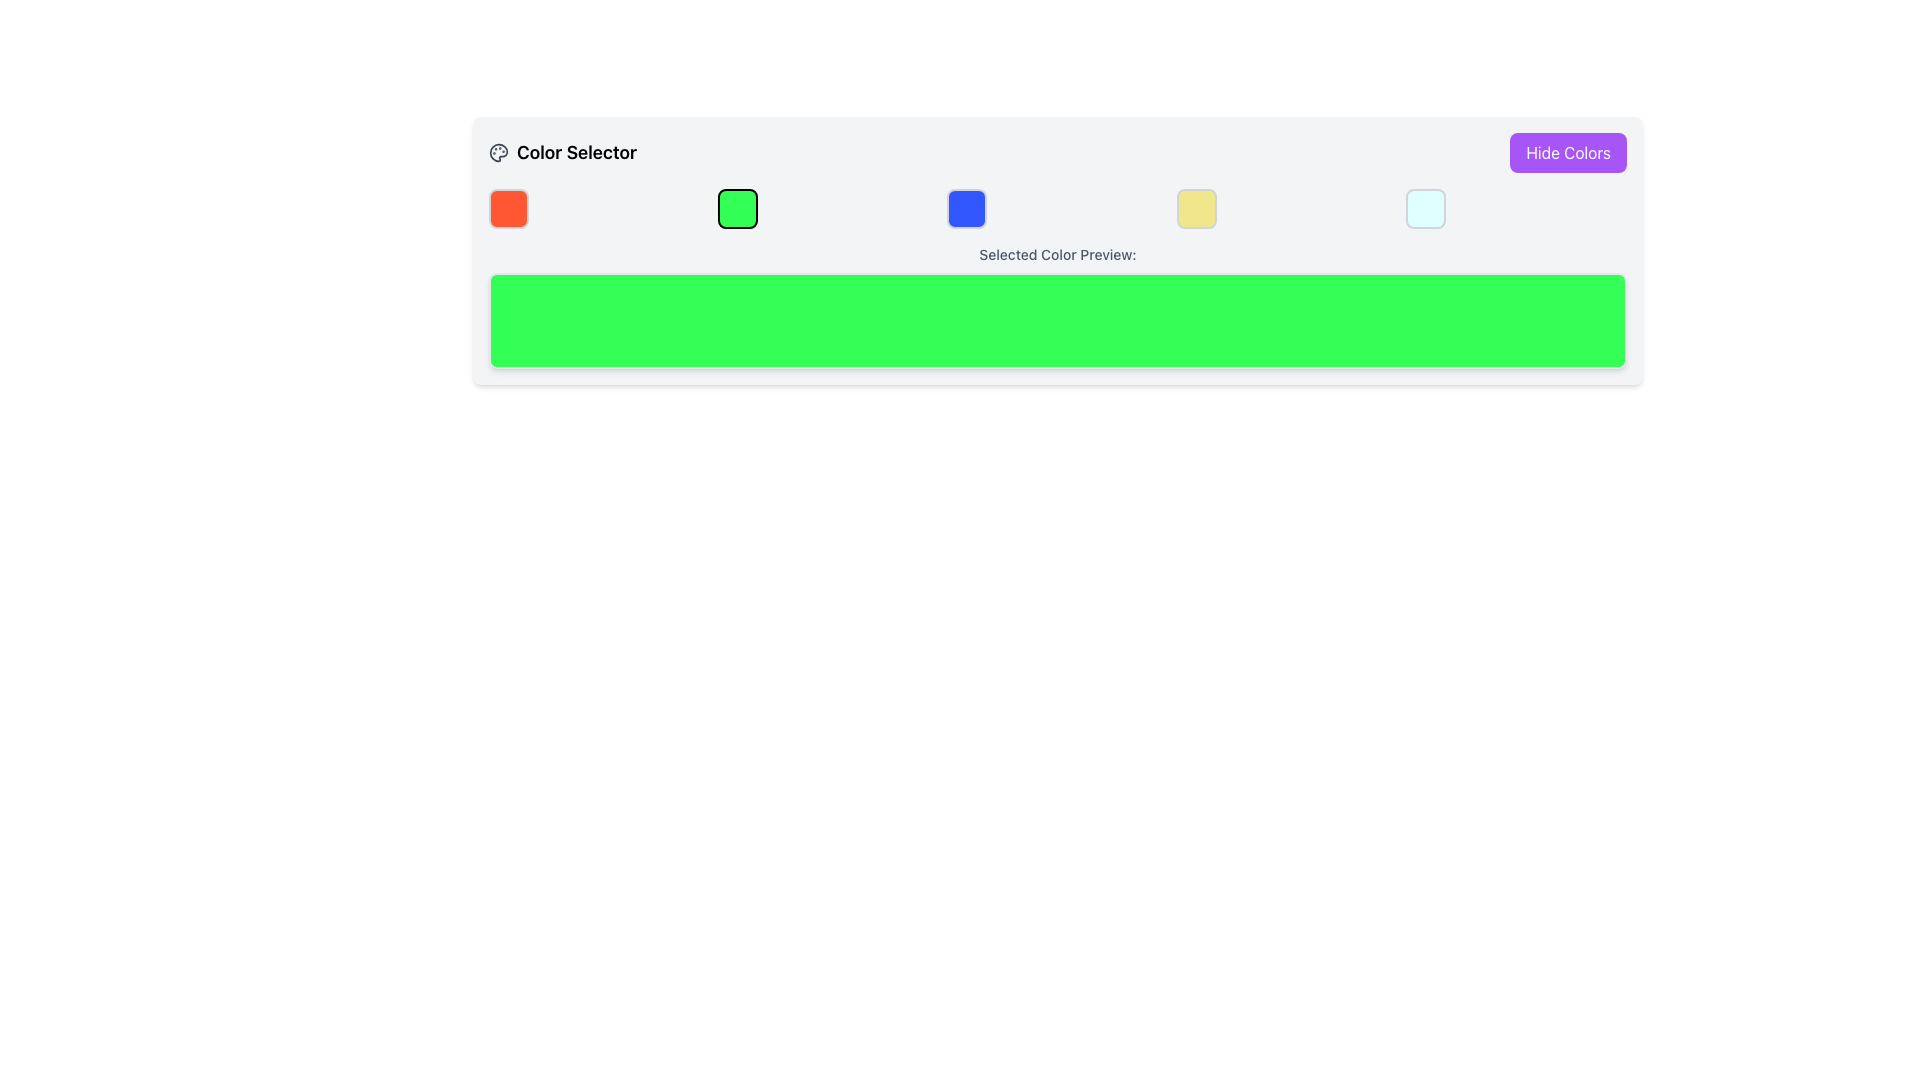 Image resolution: width=1920 pixels, height=1080 pixels. I want to click on the circular painter's palette shape within the 'Color Selector' component, located in the top-left corner of the interface, so click(499, 152).